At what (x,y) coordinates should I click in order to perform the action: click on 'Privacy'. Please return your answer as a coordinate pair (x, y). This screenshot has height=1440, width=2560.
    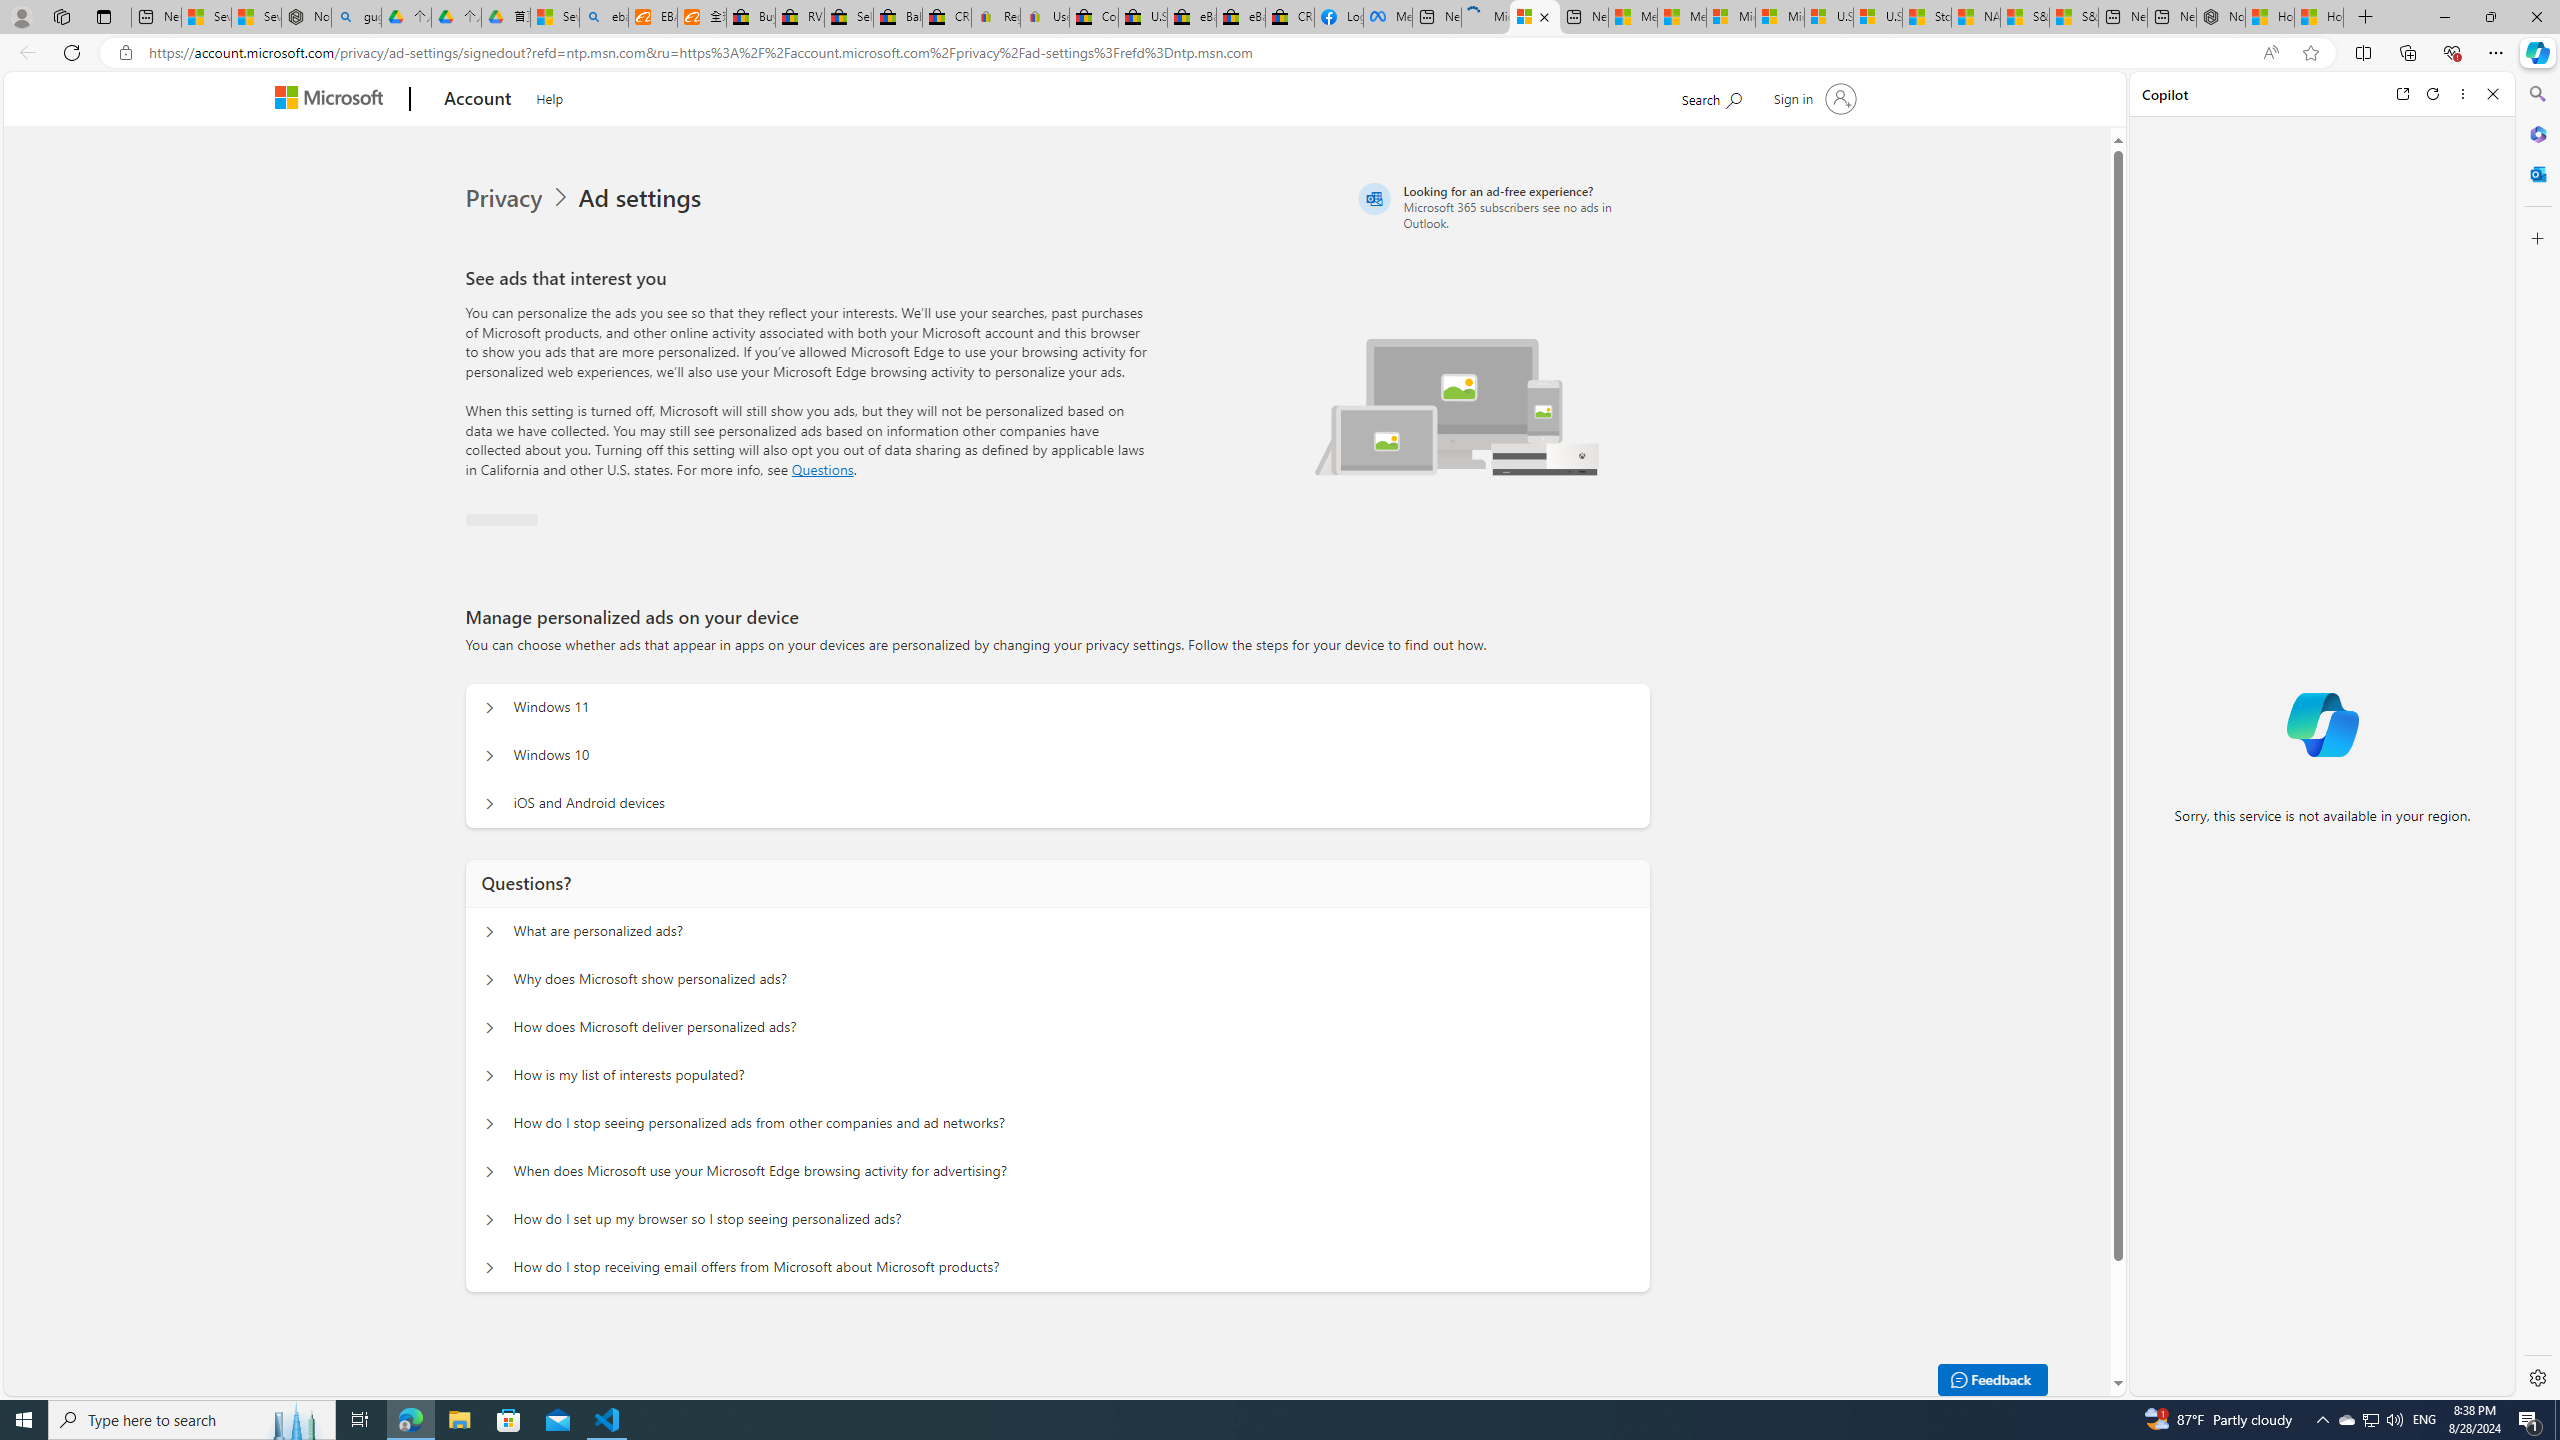
    Looking at the image, I should click on (505, 198).